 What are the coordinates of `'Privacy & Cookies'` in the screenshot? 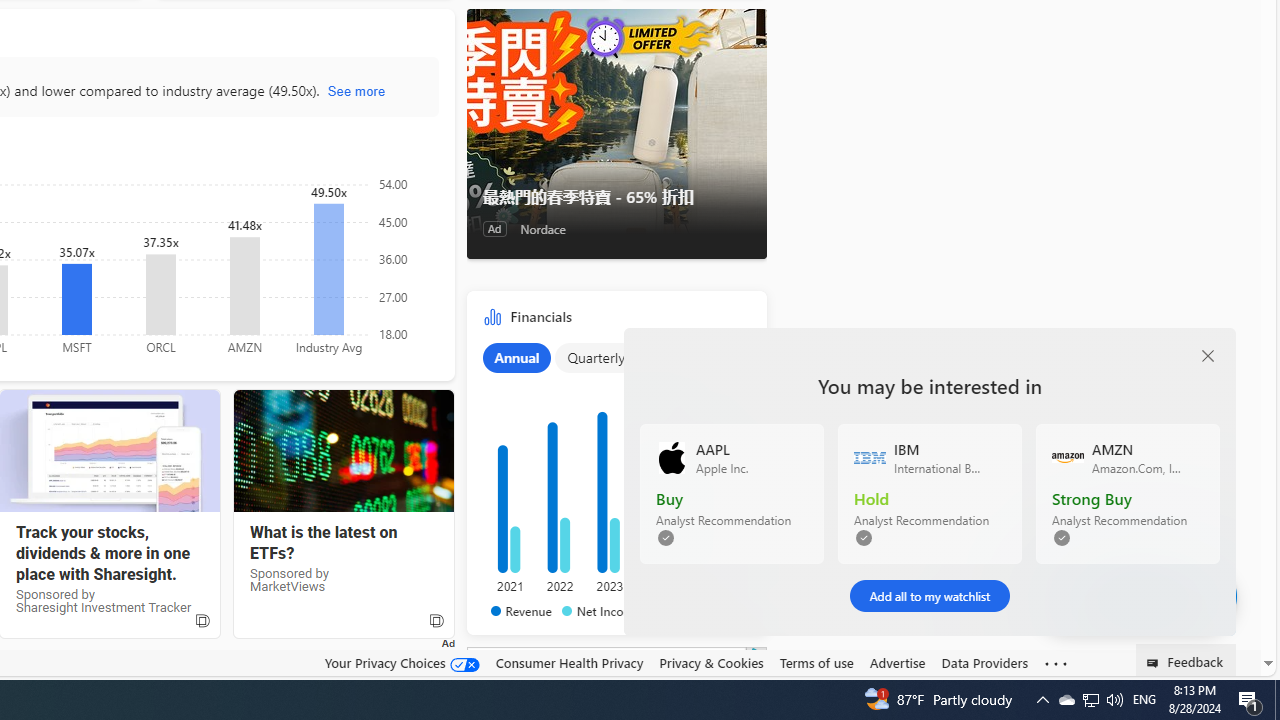 It's located at (711, 662).